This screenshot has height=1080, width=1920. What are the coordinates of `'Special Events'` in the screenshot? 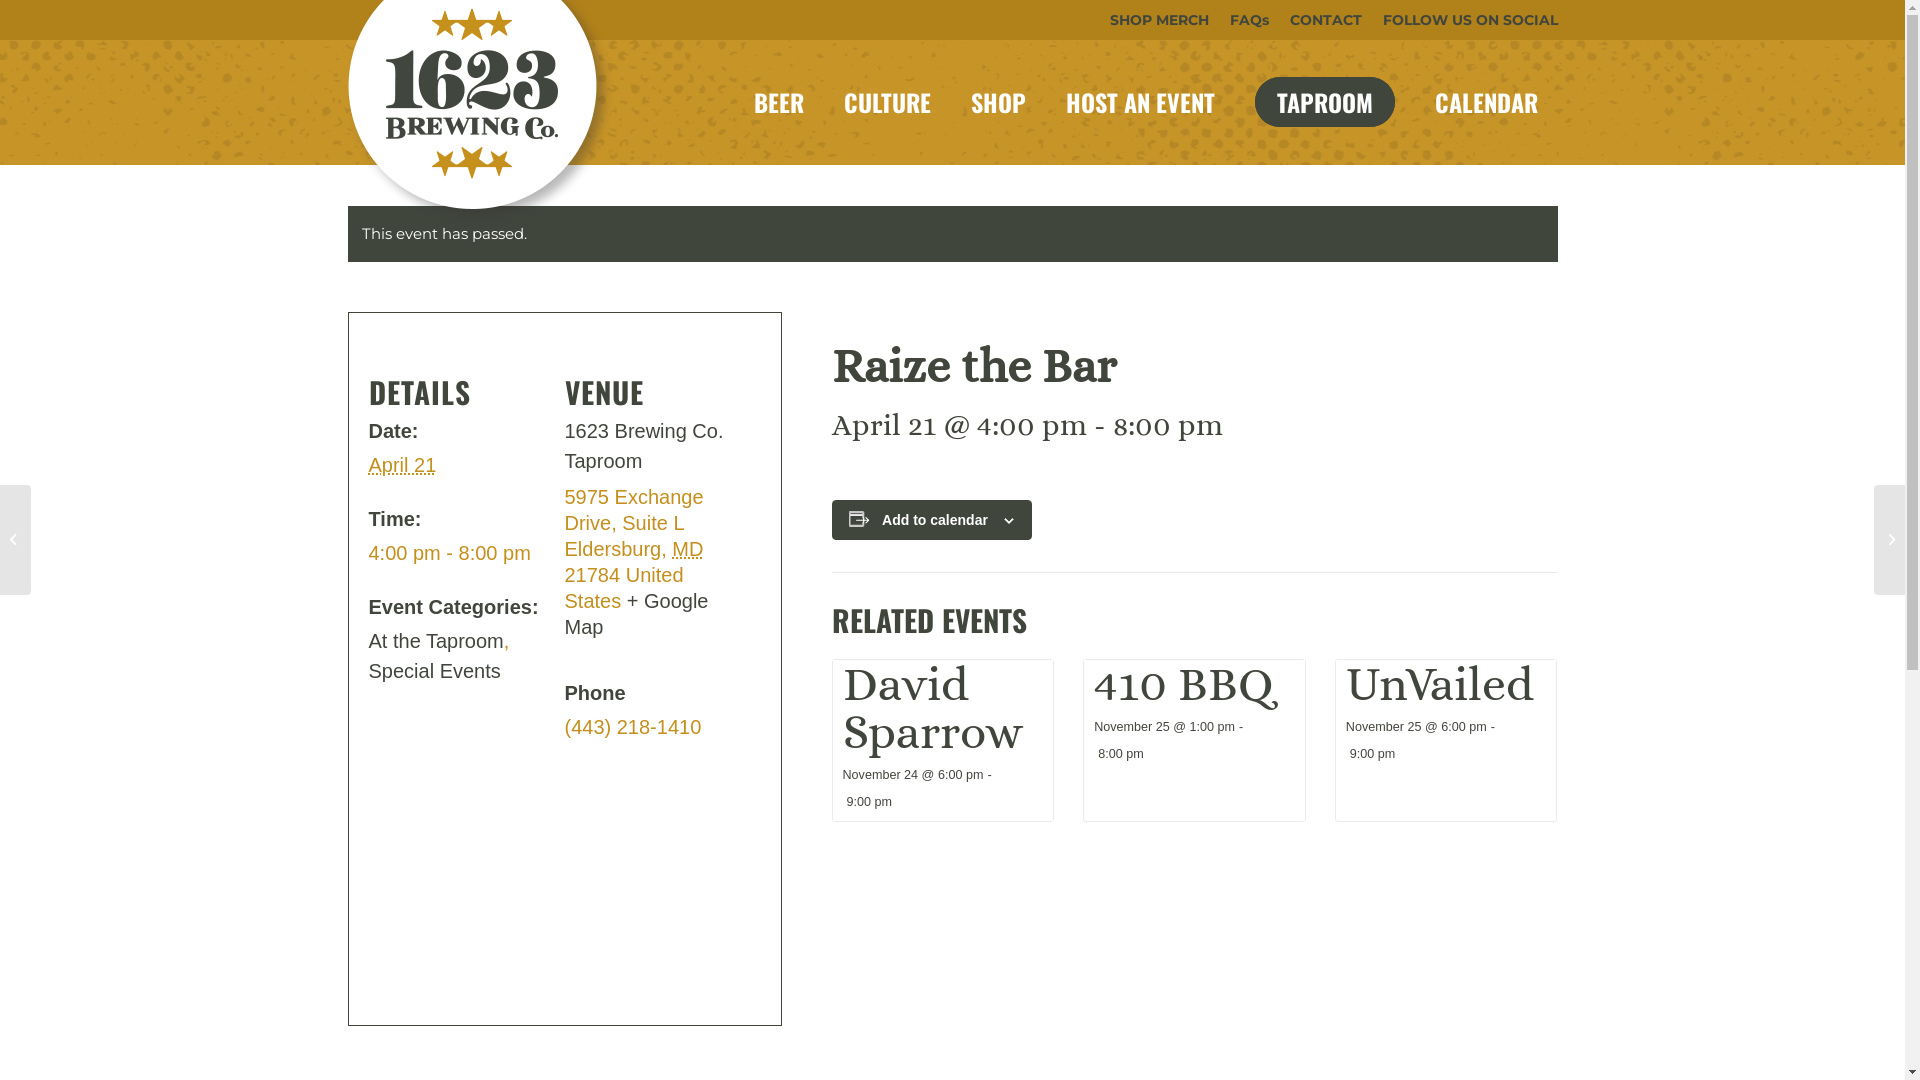 It's located at (432, 671).